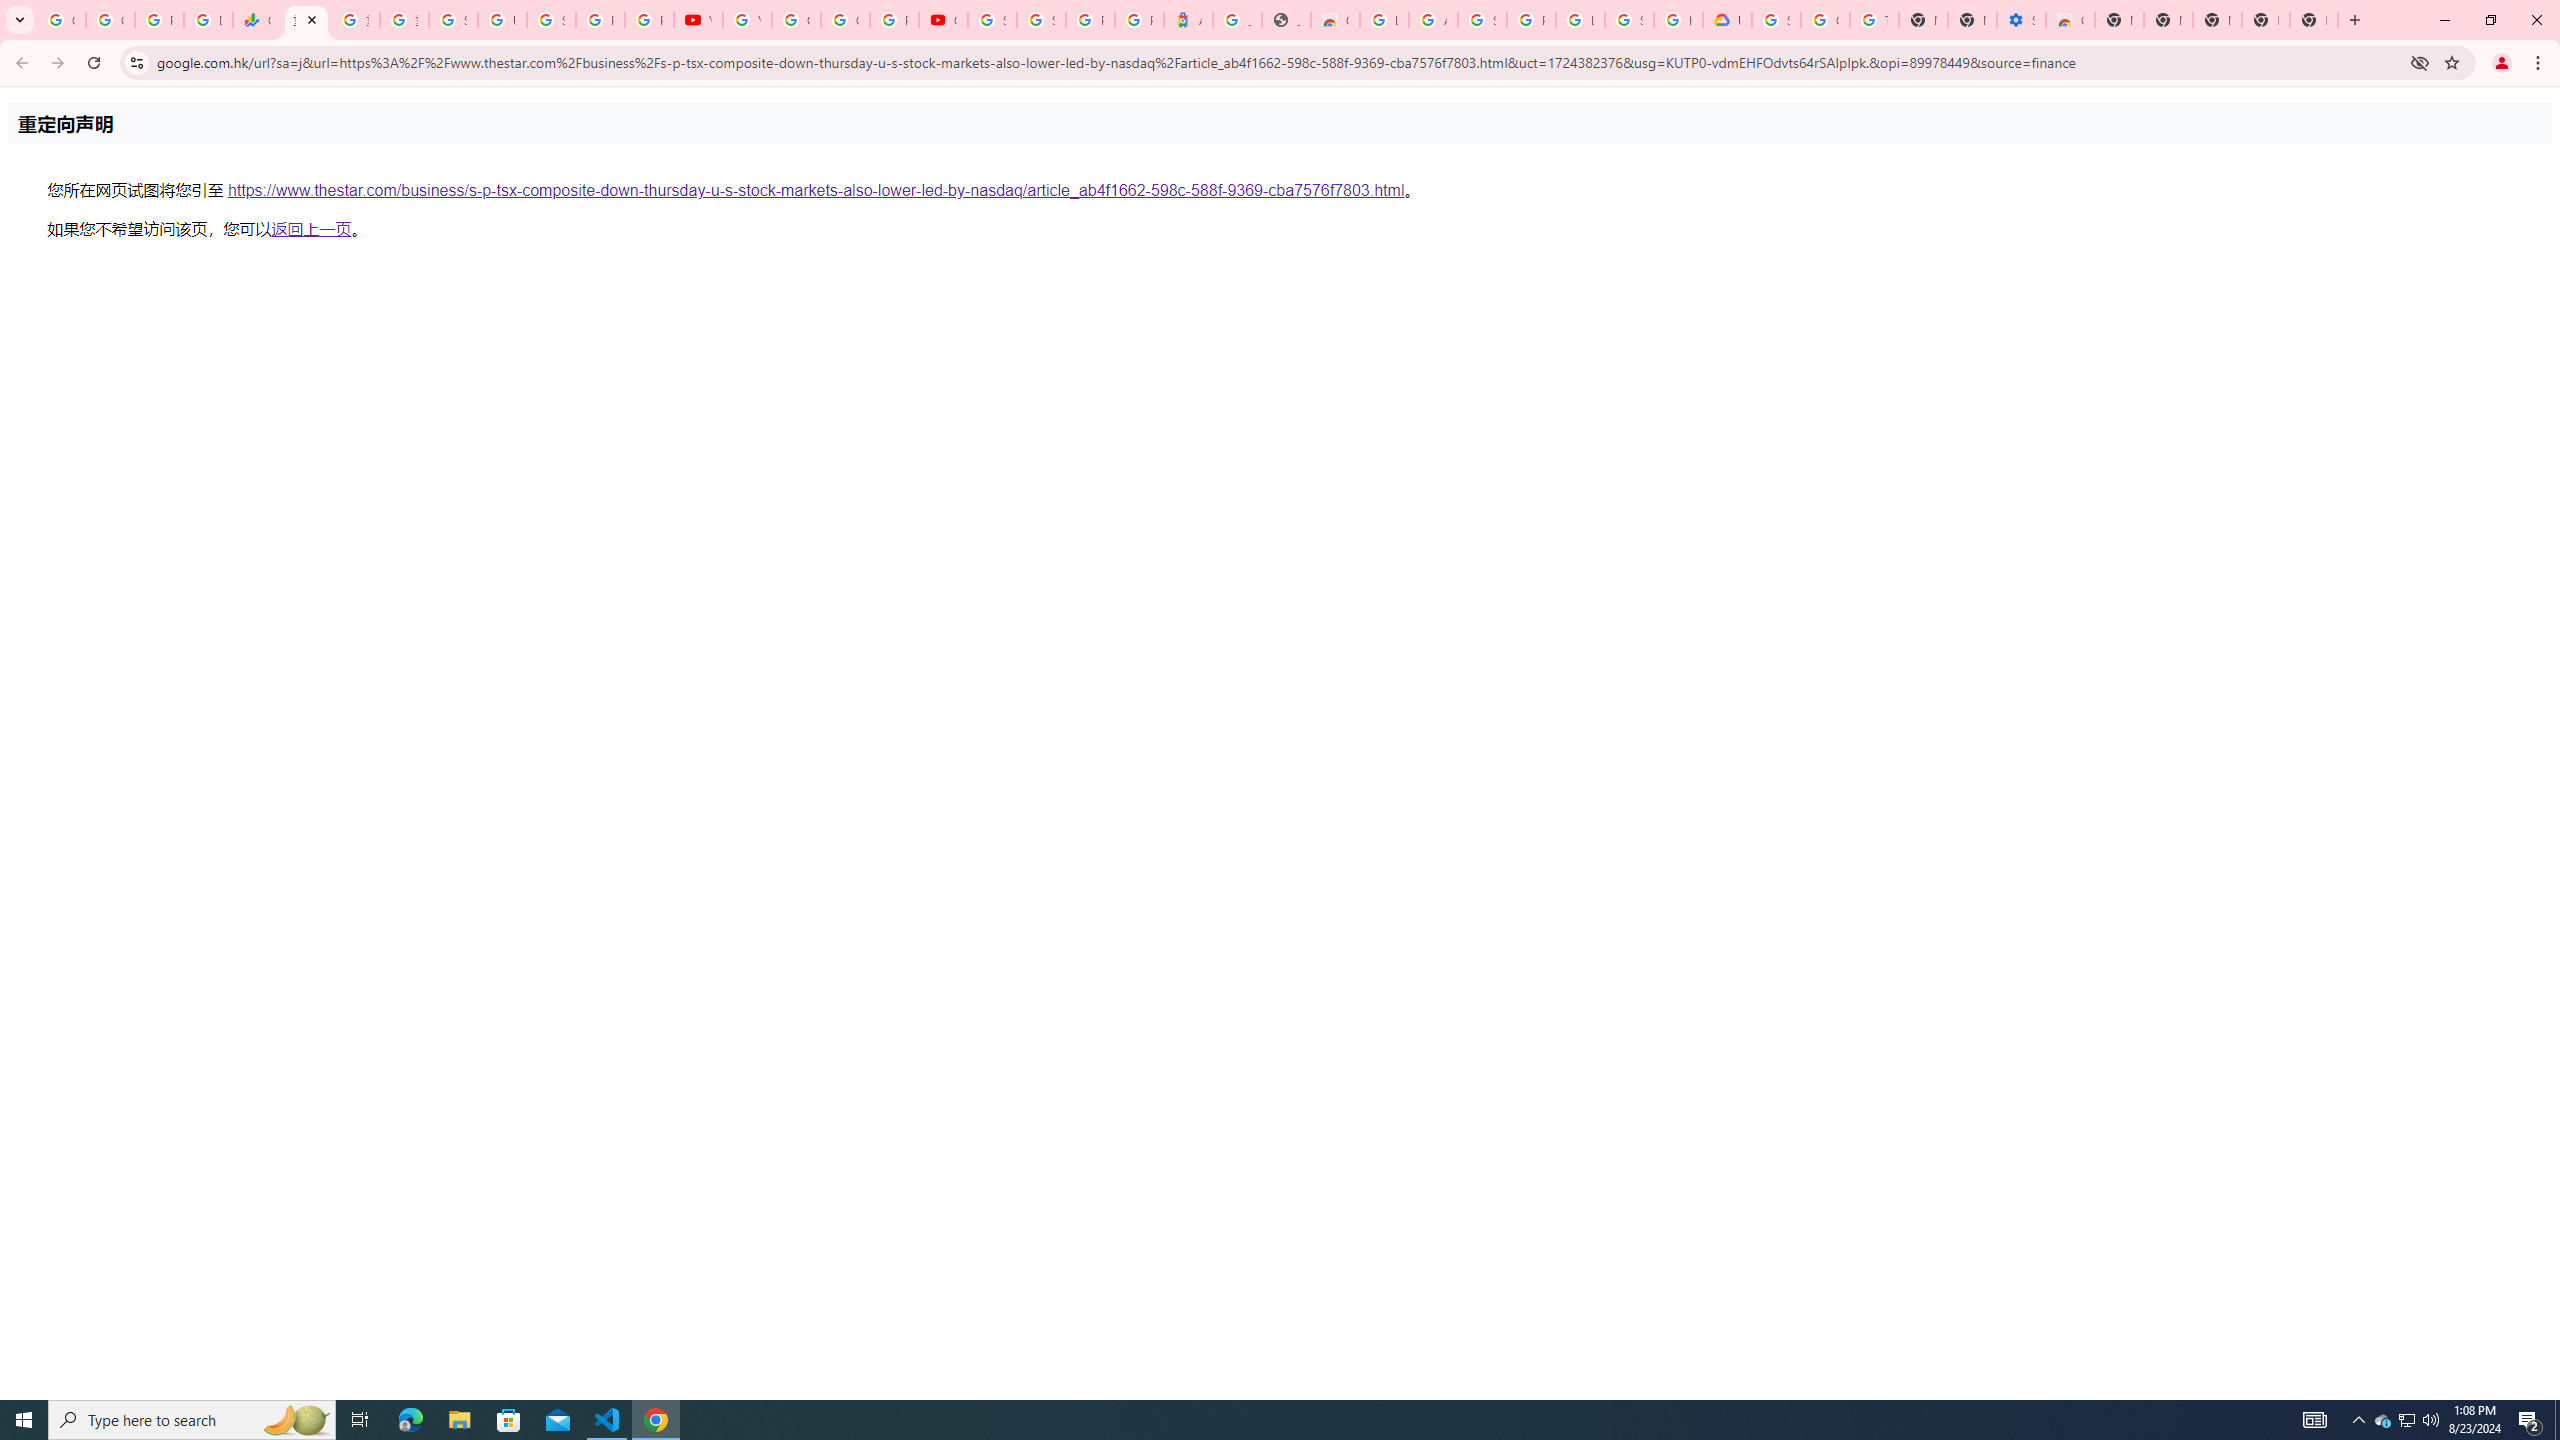  Describe the element at coordinates (1336, 19) in the screenshot. I see `'Chrome Web Store - Household'` at that location.